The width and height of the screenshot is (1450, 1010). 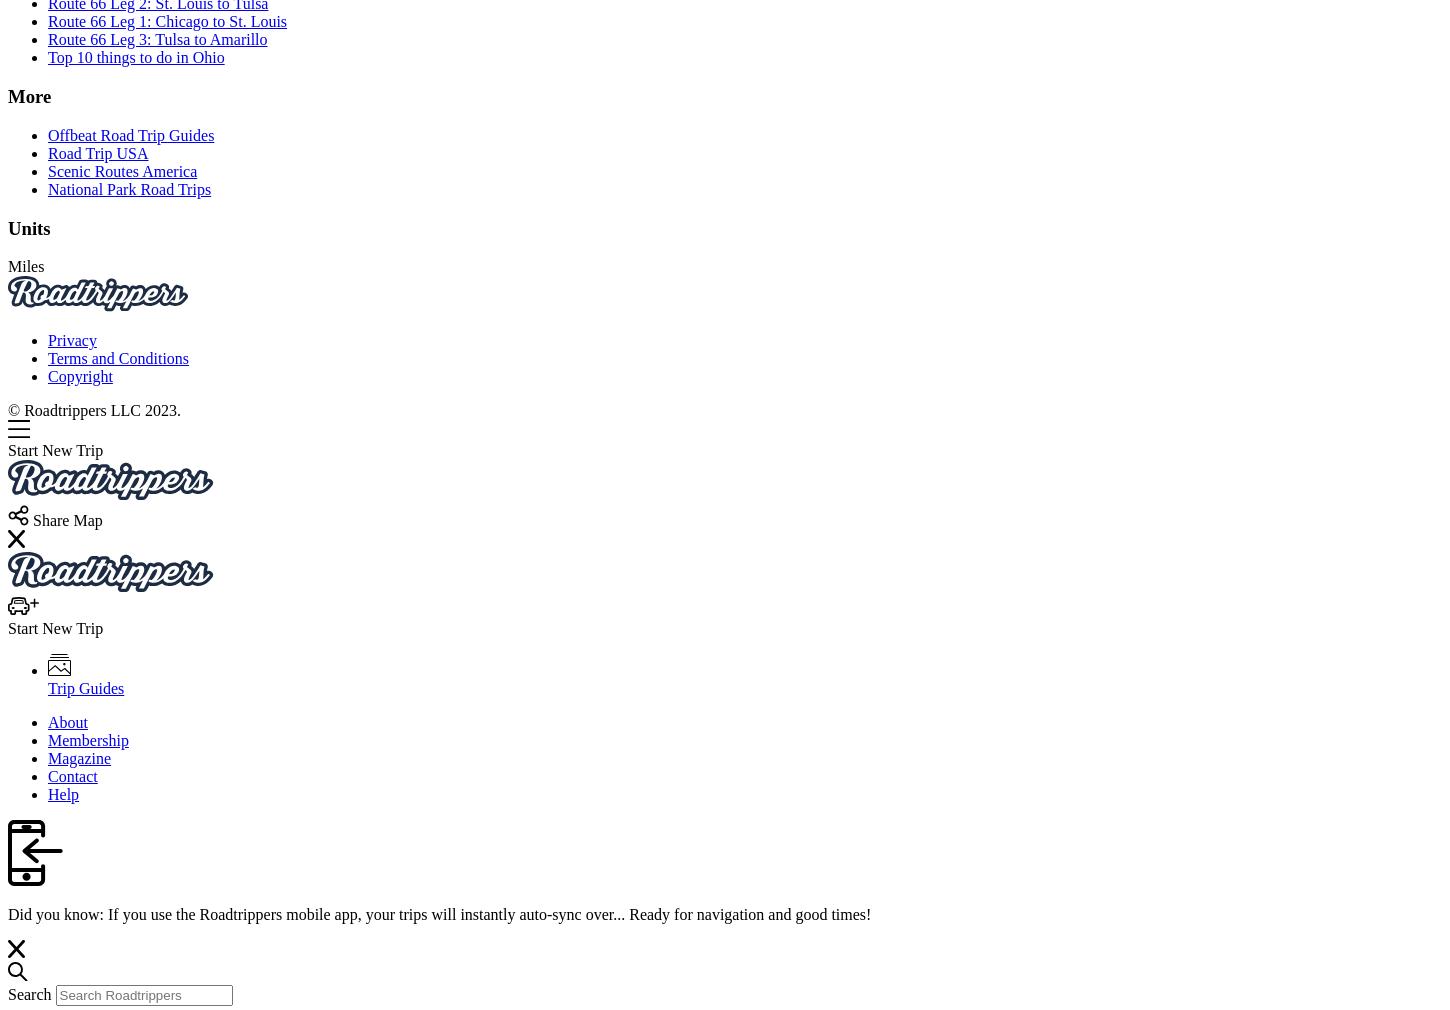 What do you see at coordinates (118, 358) in the screenshot?
I see `'Terms and Conditions'` at bounding box center [118, 358].